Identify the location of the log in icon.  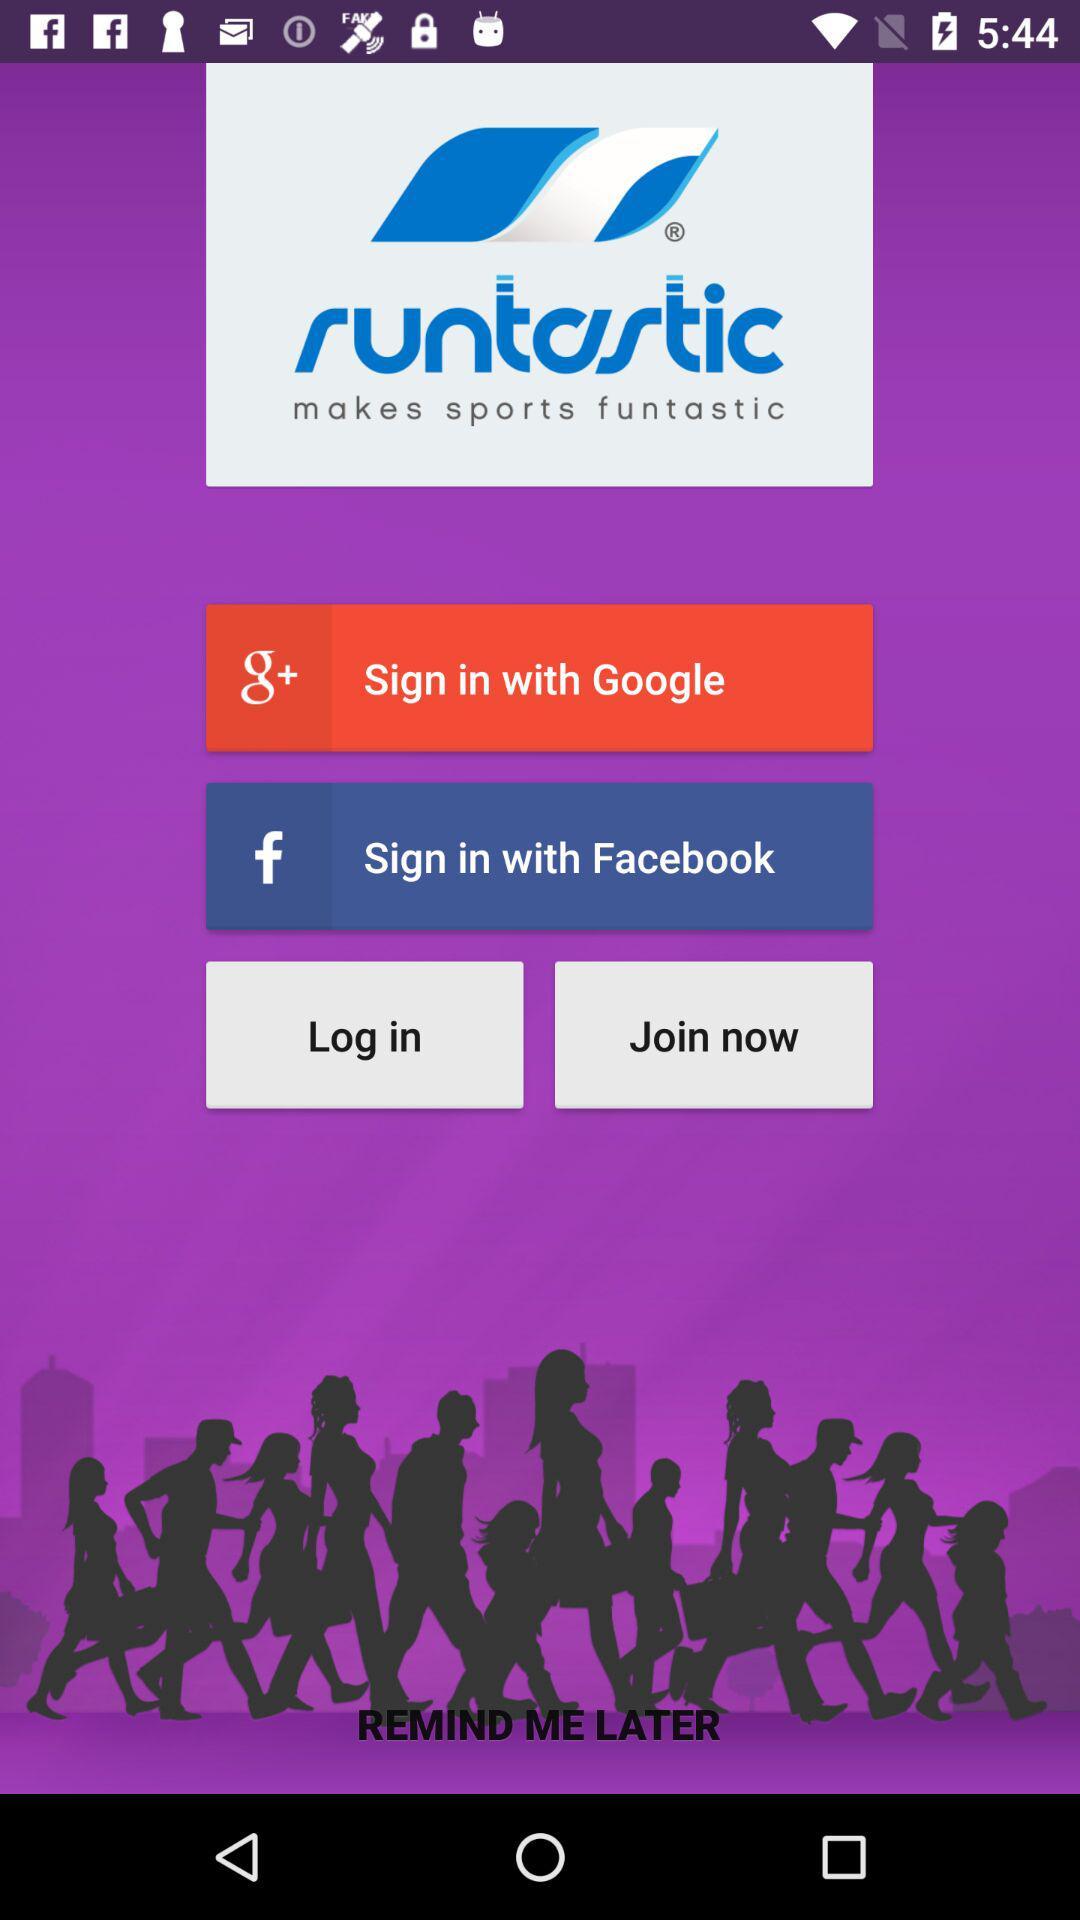
(364, 1035).